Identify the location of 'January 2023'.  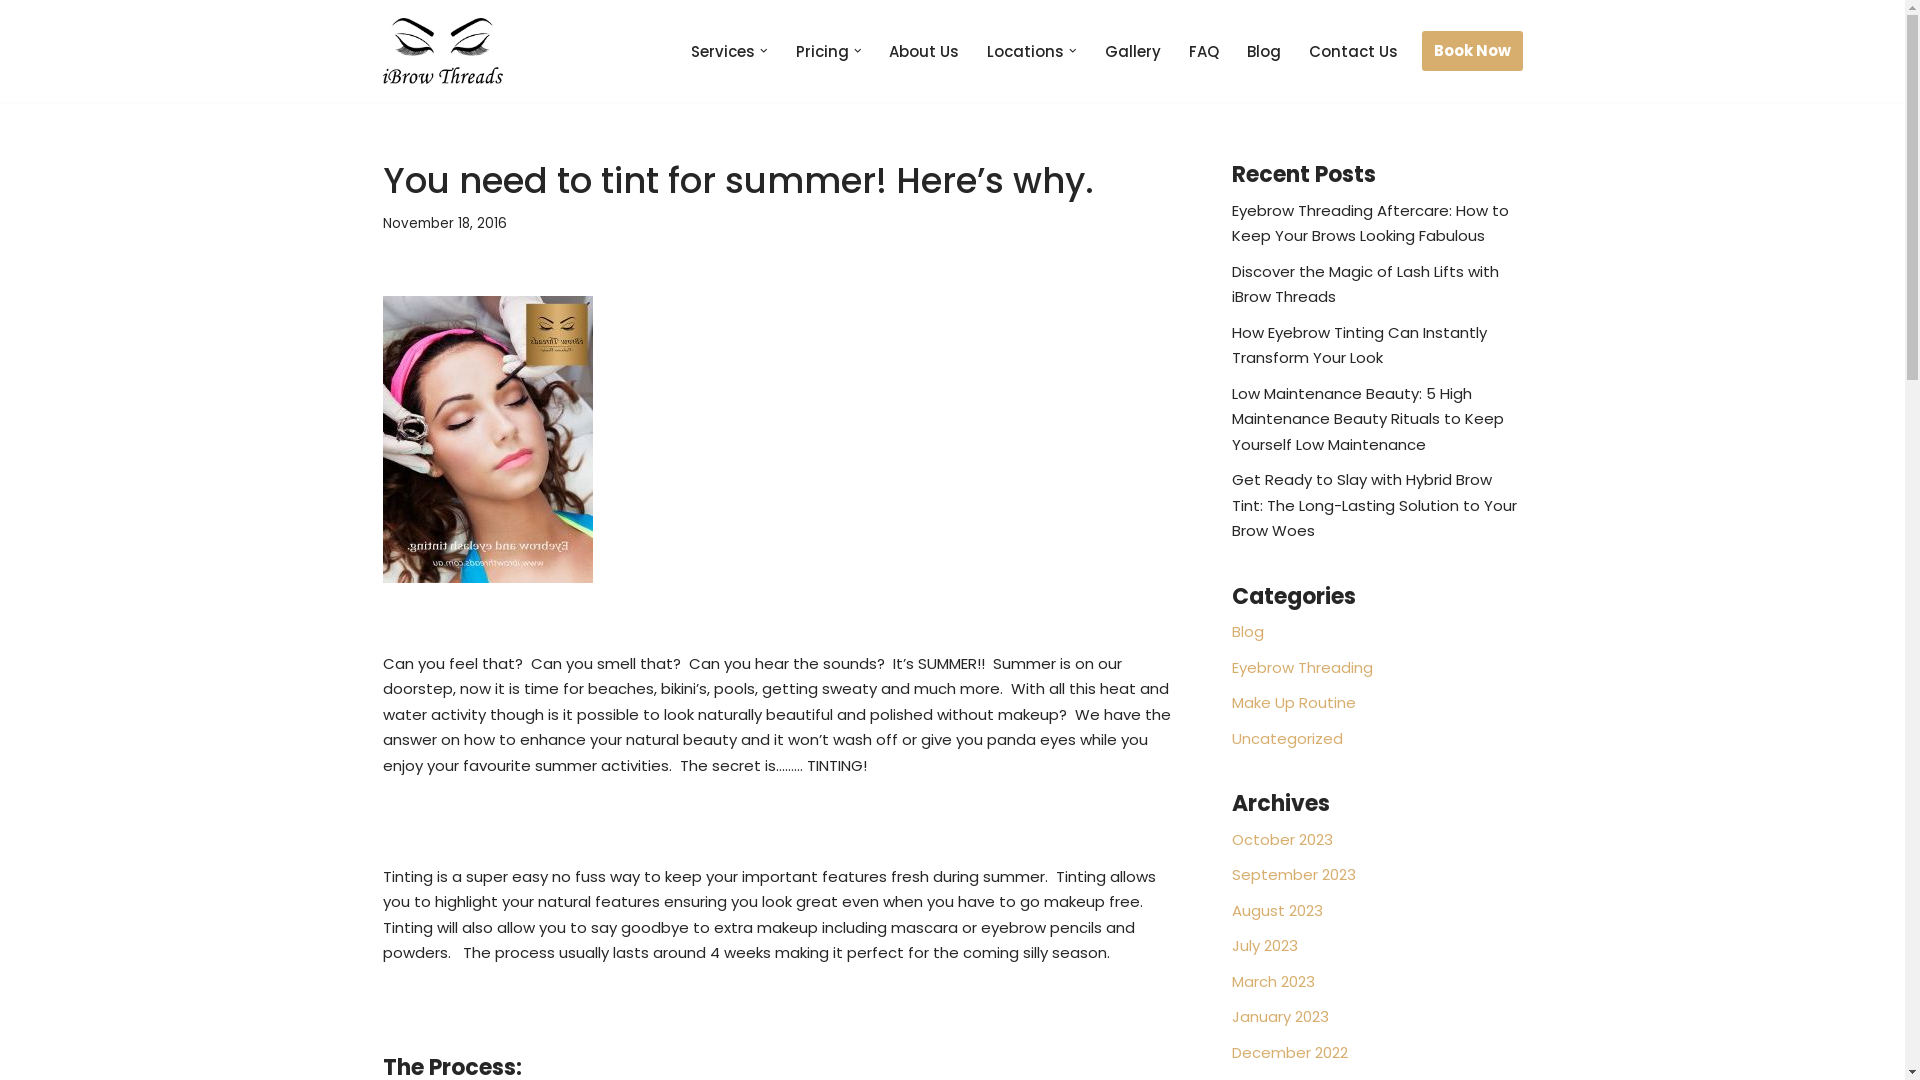
(1280, 1016).